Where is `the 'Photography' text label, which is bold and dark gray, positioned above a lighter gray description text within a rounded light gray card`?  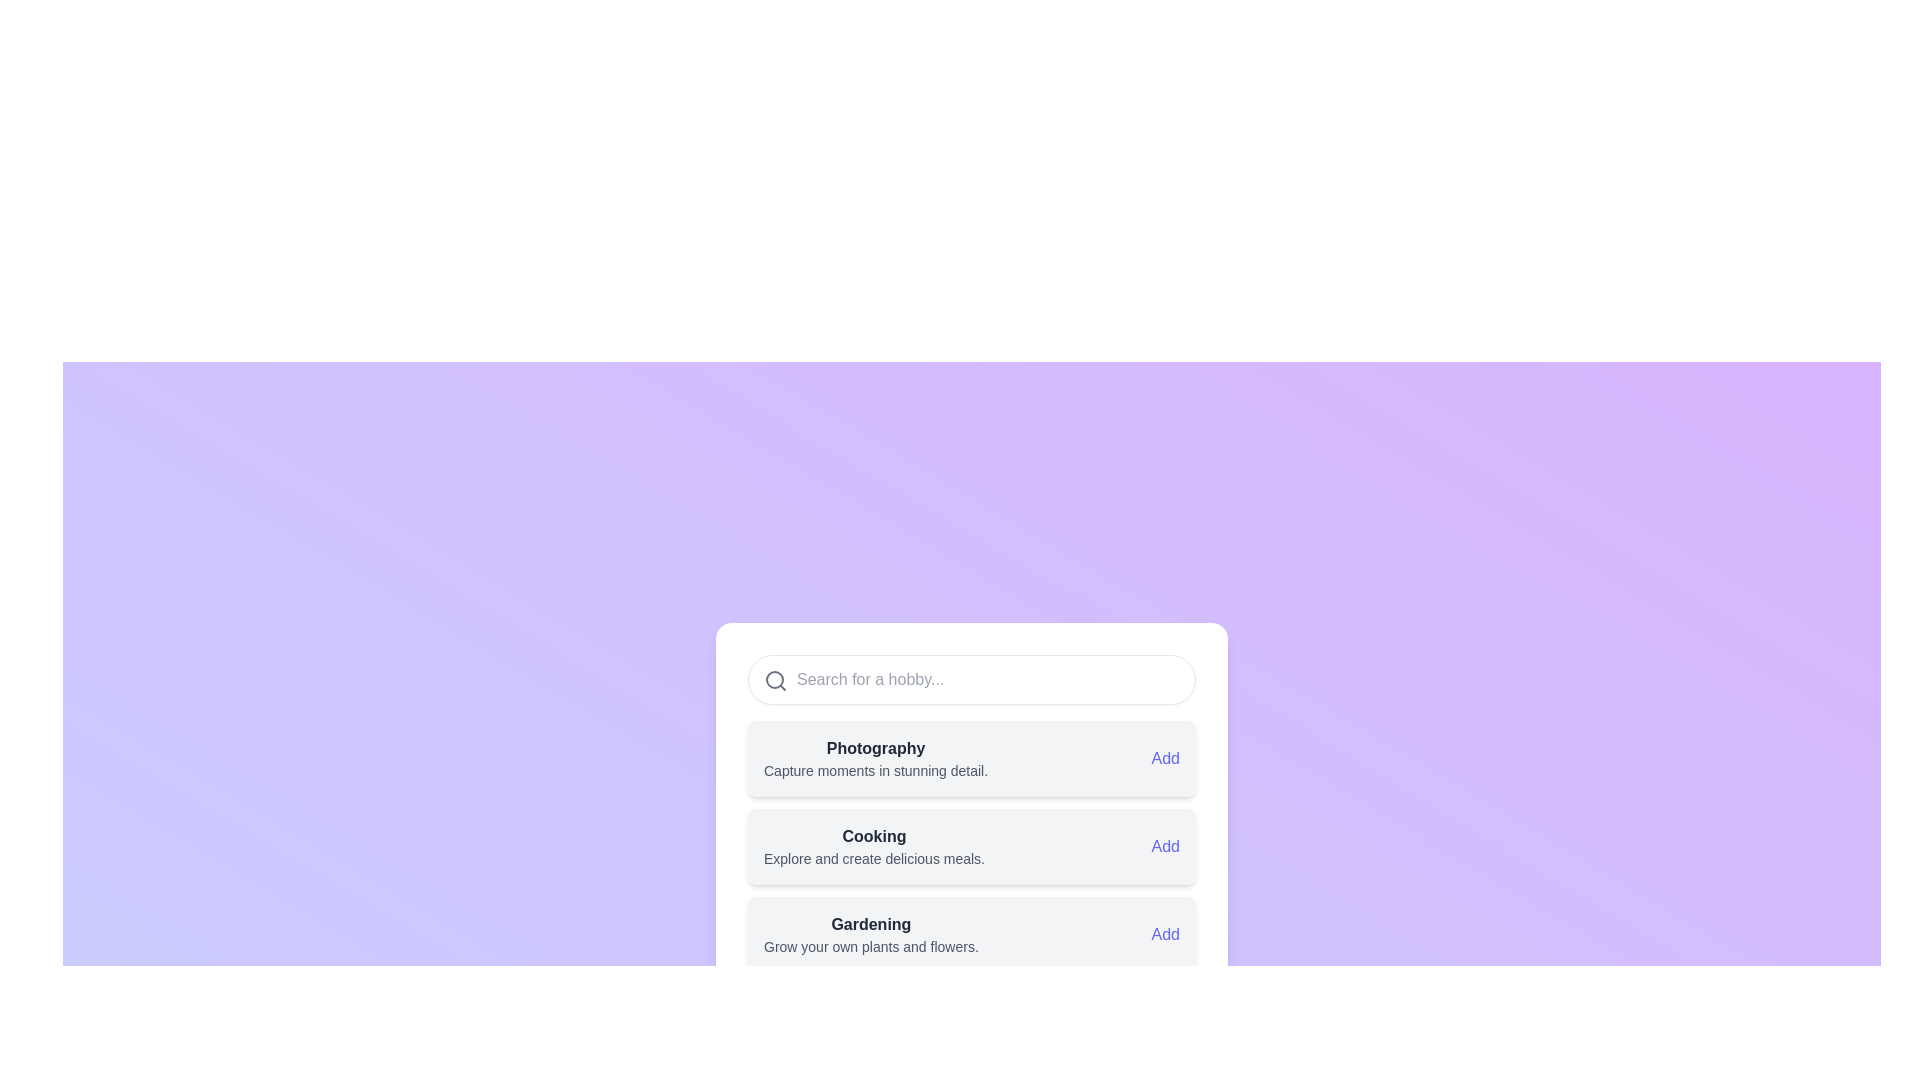
the 'Photography' text label, which is bold and dark gray, positioned above a lighter gray description text within a rounded light gray card is located at coordinates (876, 759).